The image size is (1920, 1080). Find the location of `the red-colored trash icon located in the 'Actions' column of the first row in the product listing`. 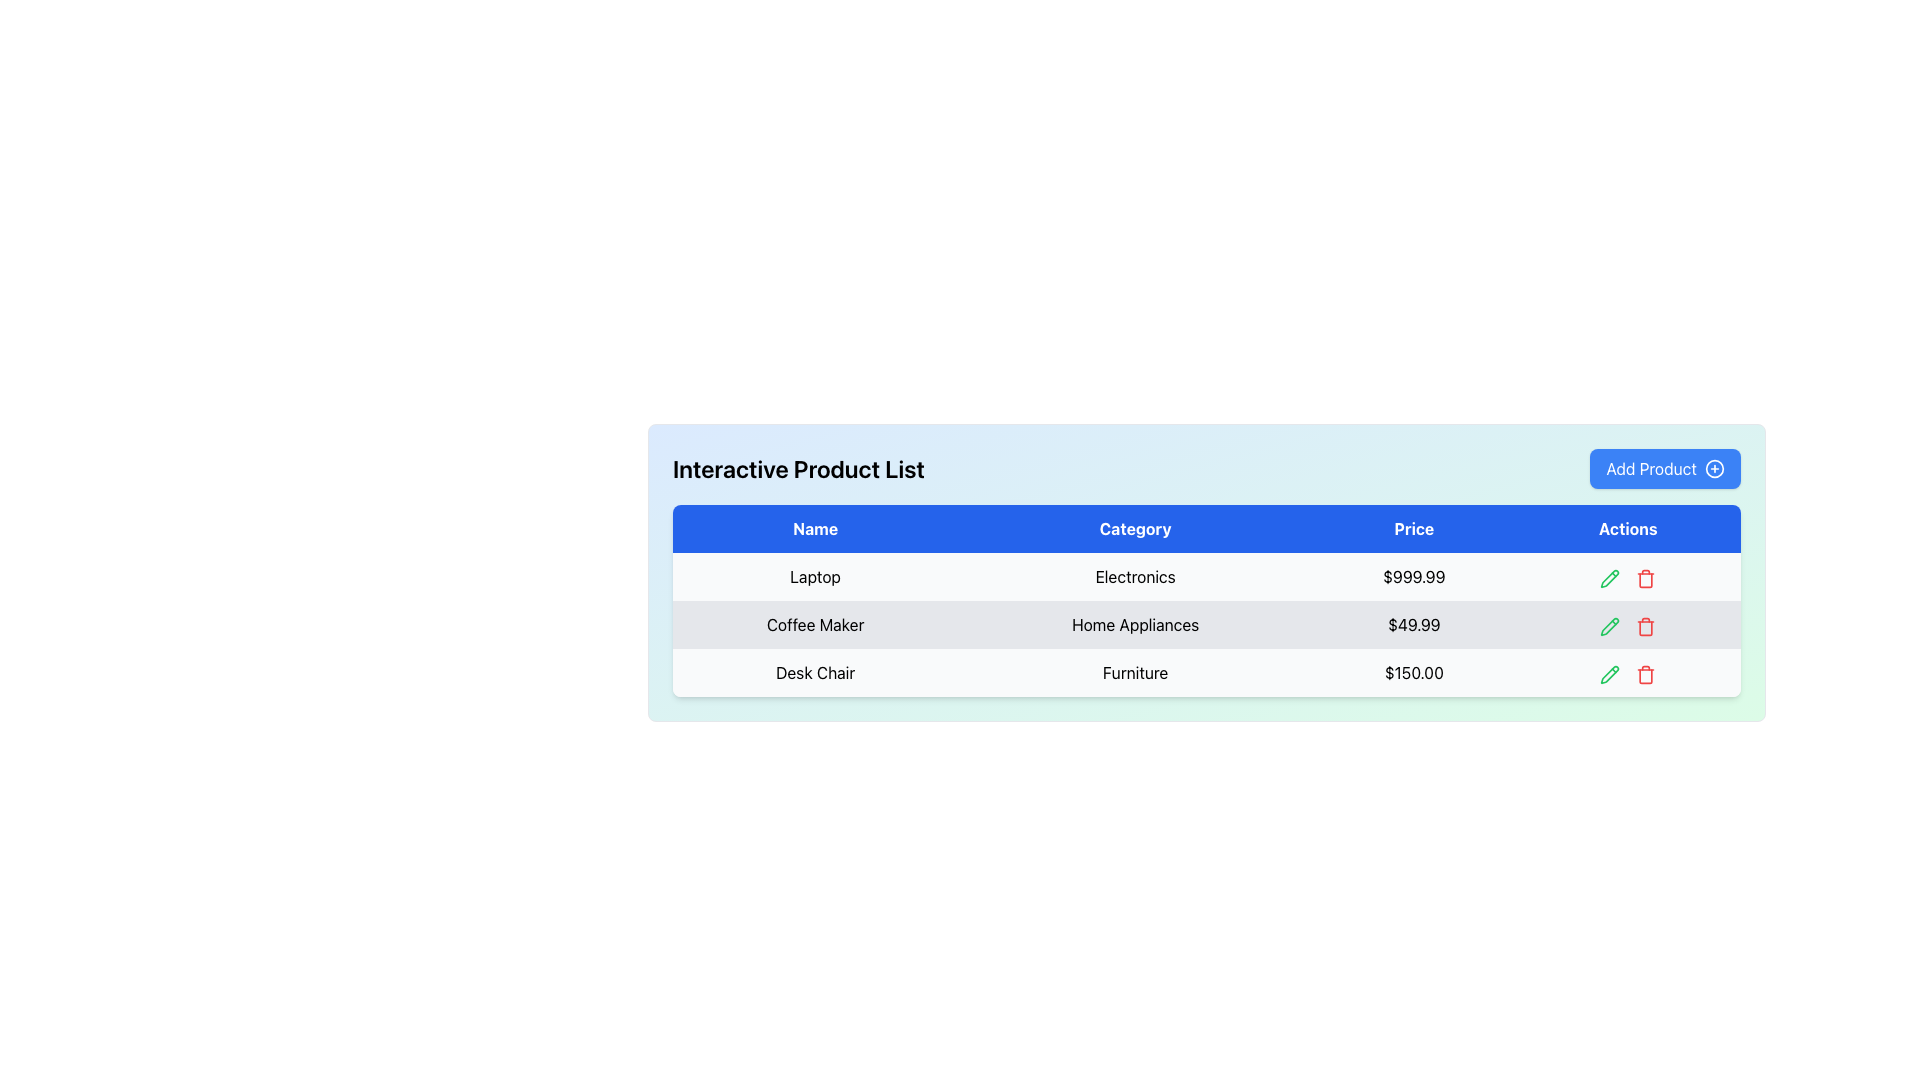

the red-colored trash icon located in the 'Actions' column of the first row in the product listing is located at coordinates (1646, 577).